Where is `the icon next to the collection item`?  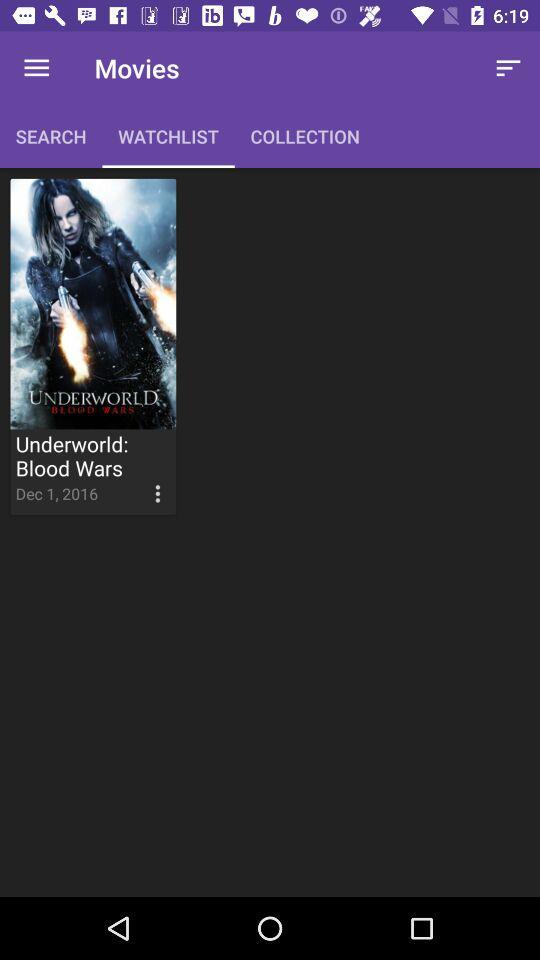 the icon next to the collection item is located at coordinates (508, 68).